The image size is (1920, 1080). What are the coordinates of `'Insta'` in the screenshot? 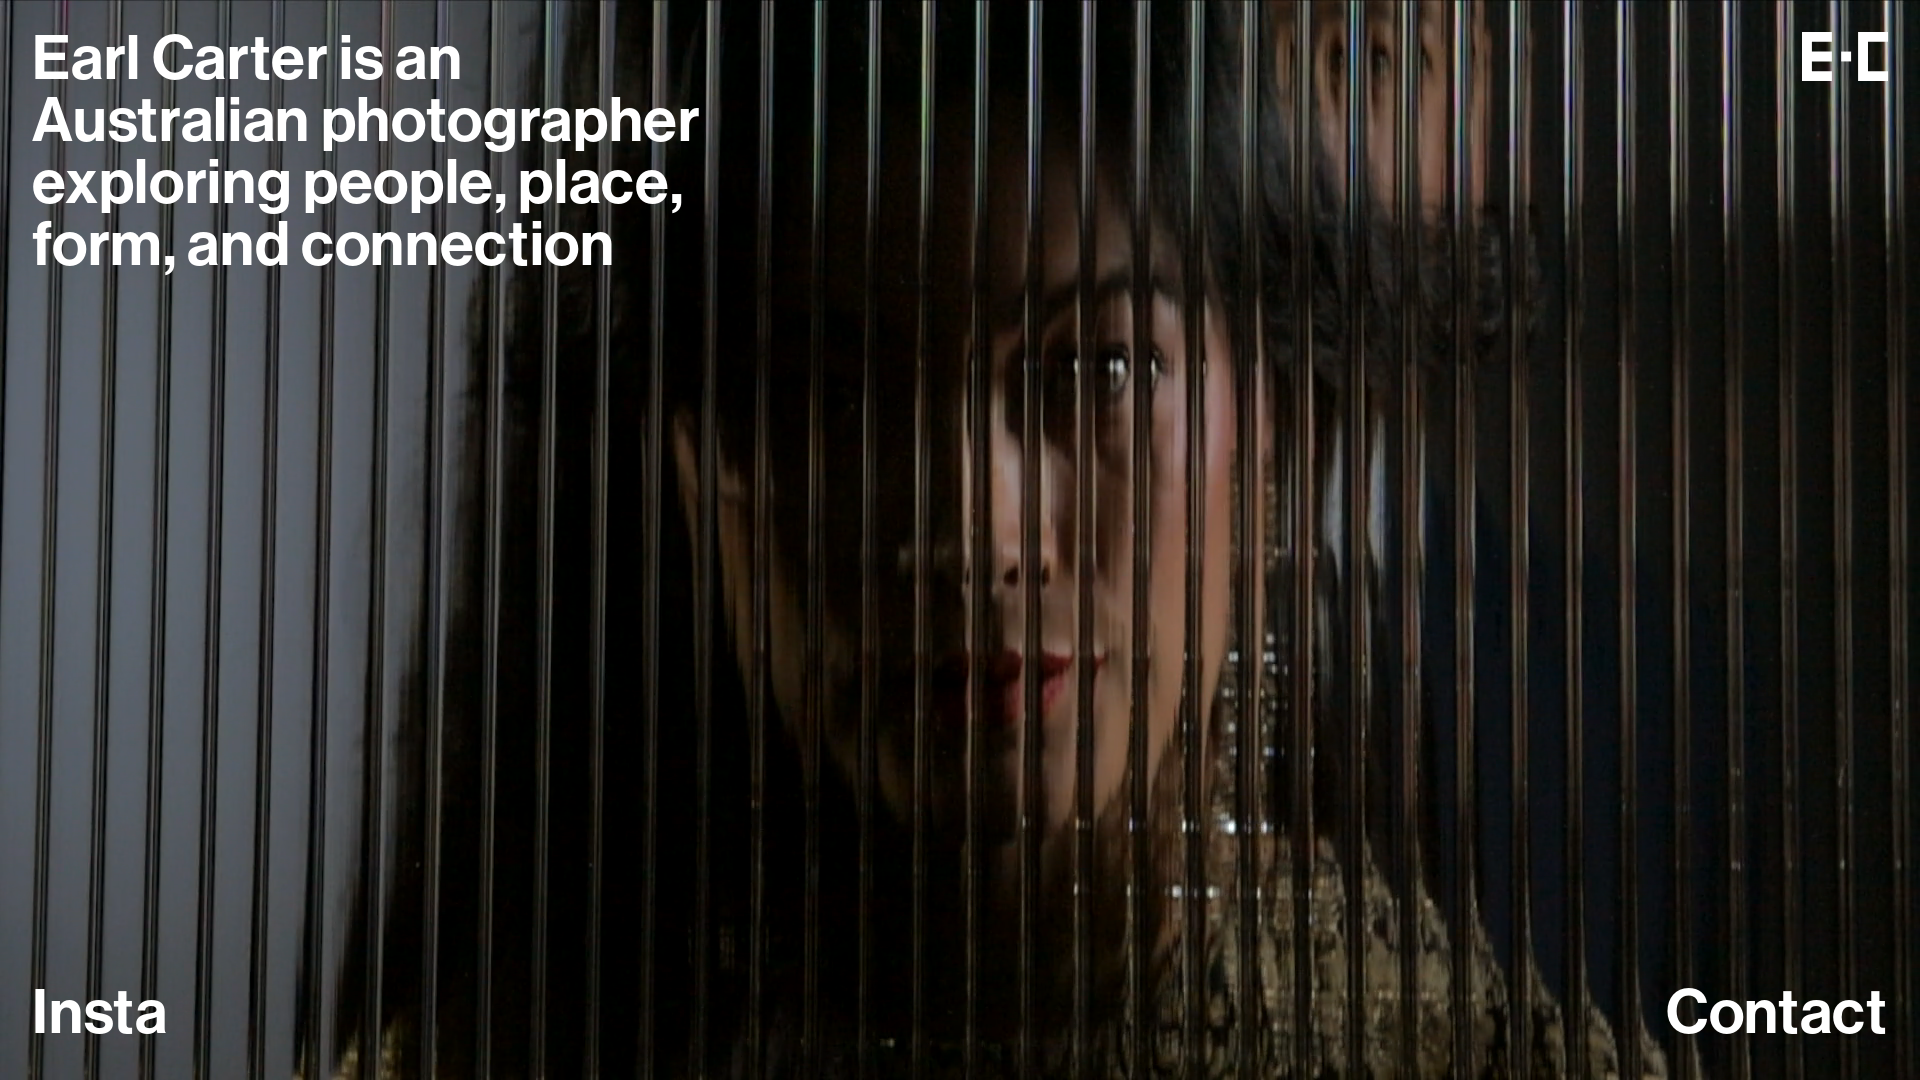 It's located at (98, 1017).